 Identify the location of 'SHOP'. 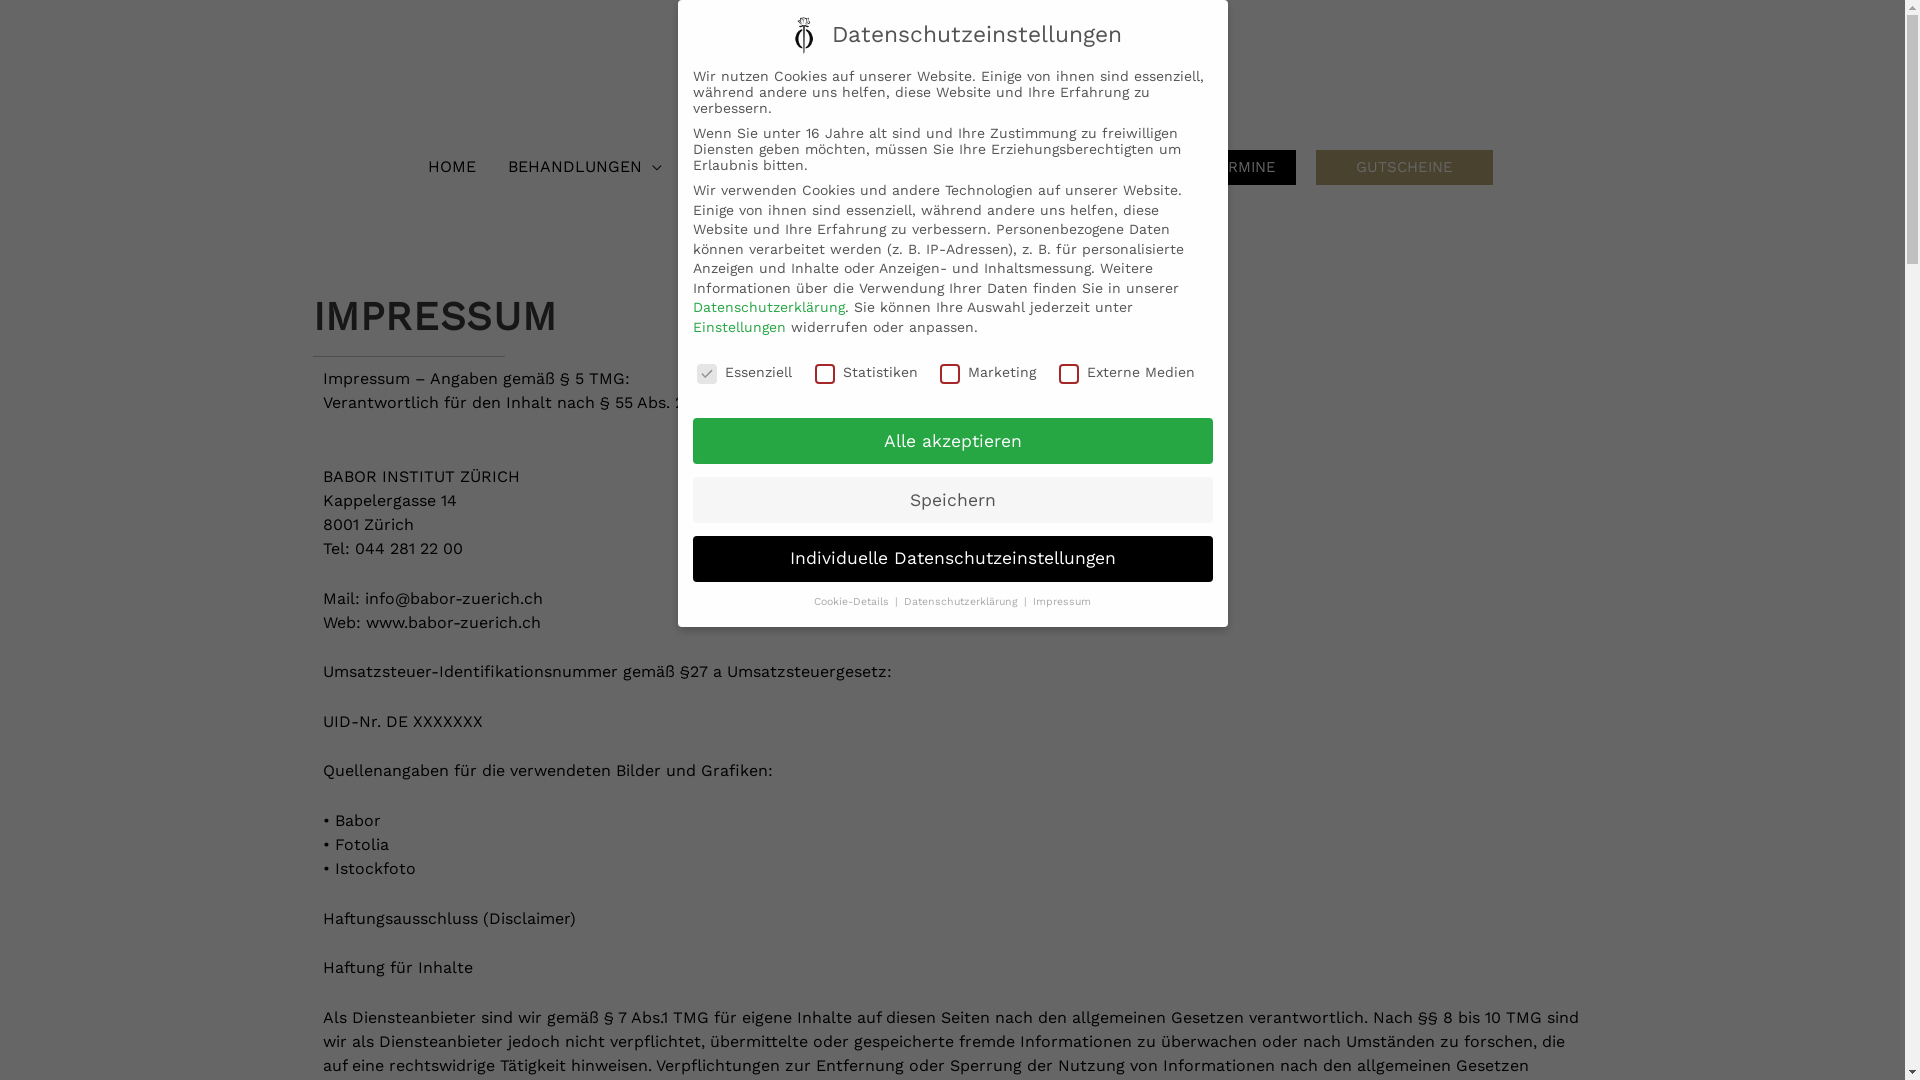
(1131, 165).